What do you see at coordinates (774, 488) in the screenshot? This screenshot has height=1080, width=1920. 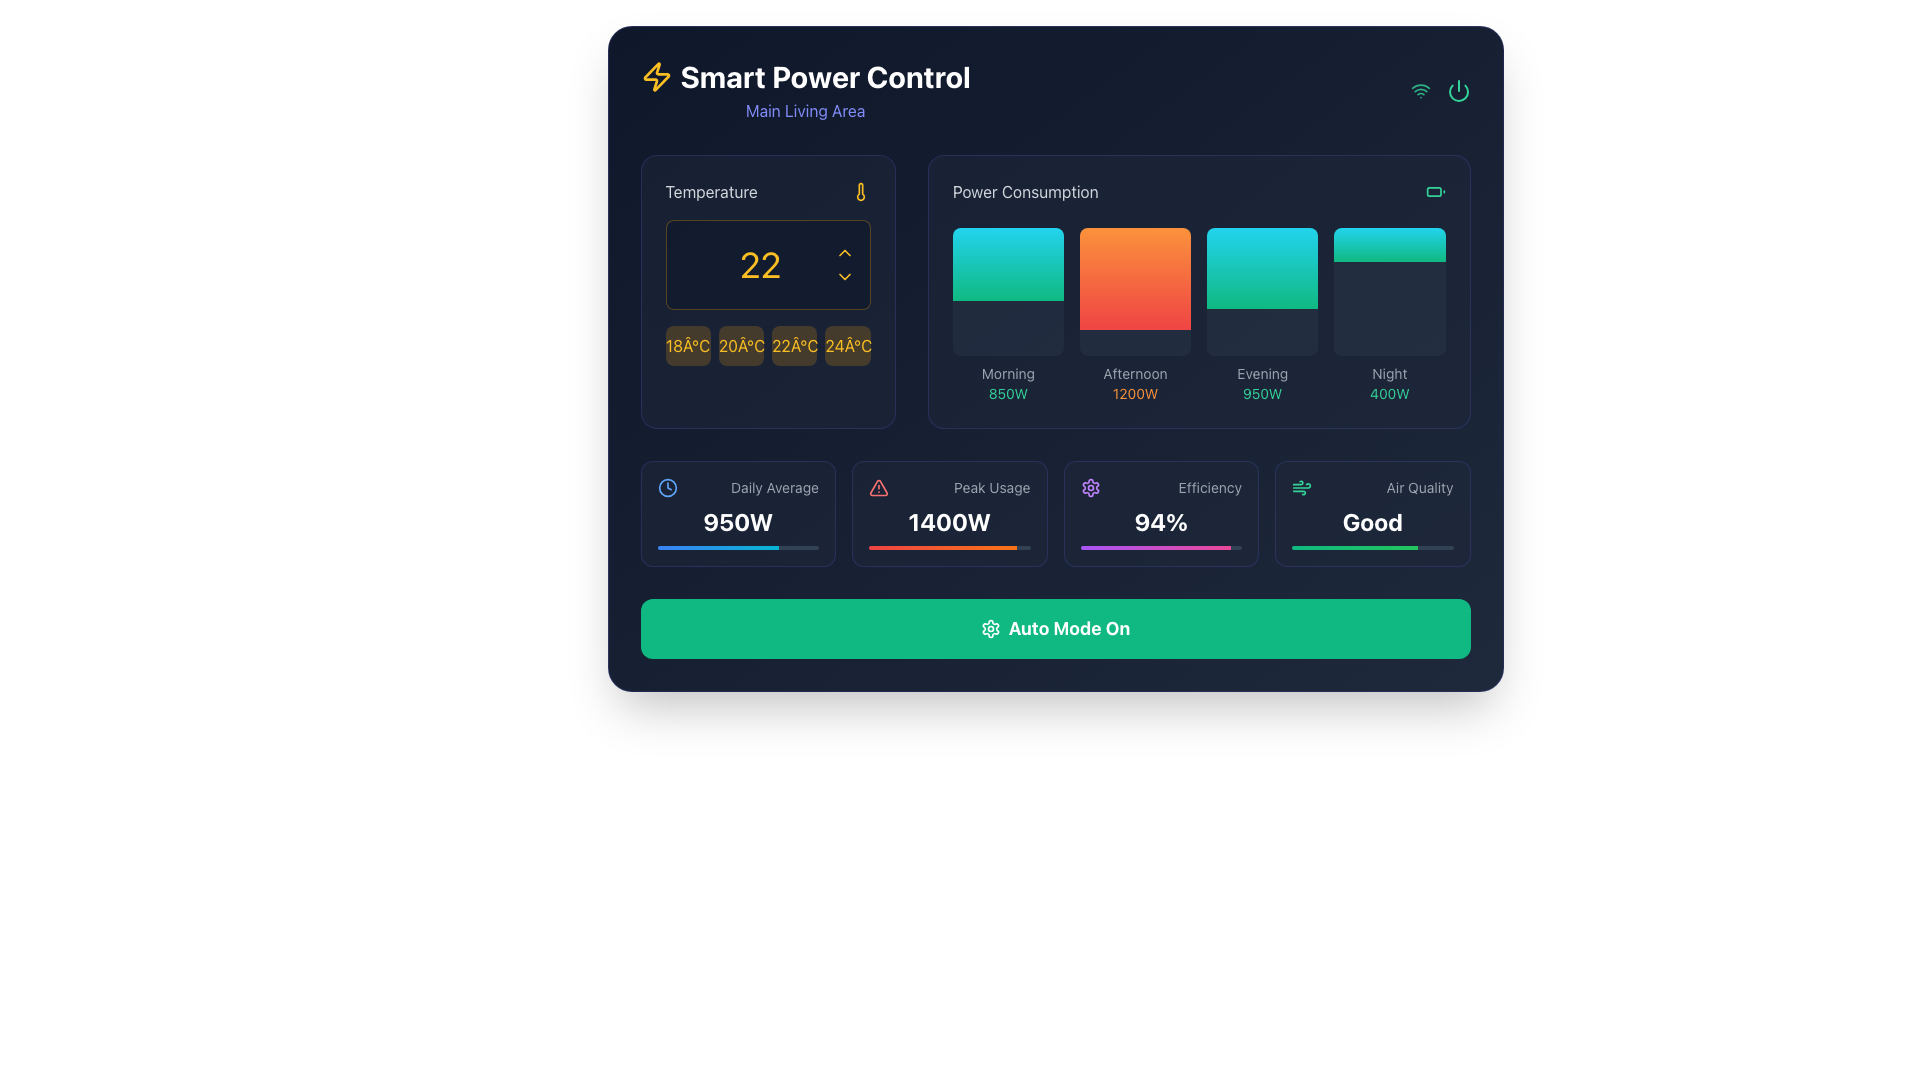 I see `the static text label displaying 'Daily Average' which is positioned above the power consumption value and is part of the data section in the bottom-left quadrant of the interface` at bounding box center [774, 488].